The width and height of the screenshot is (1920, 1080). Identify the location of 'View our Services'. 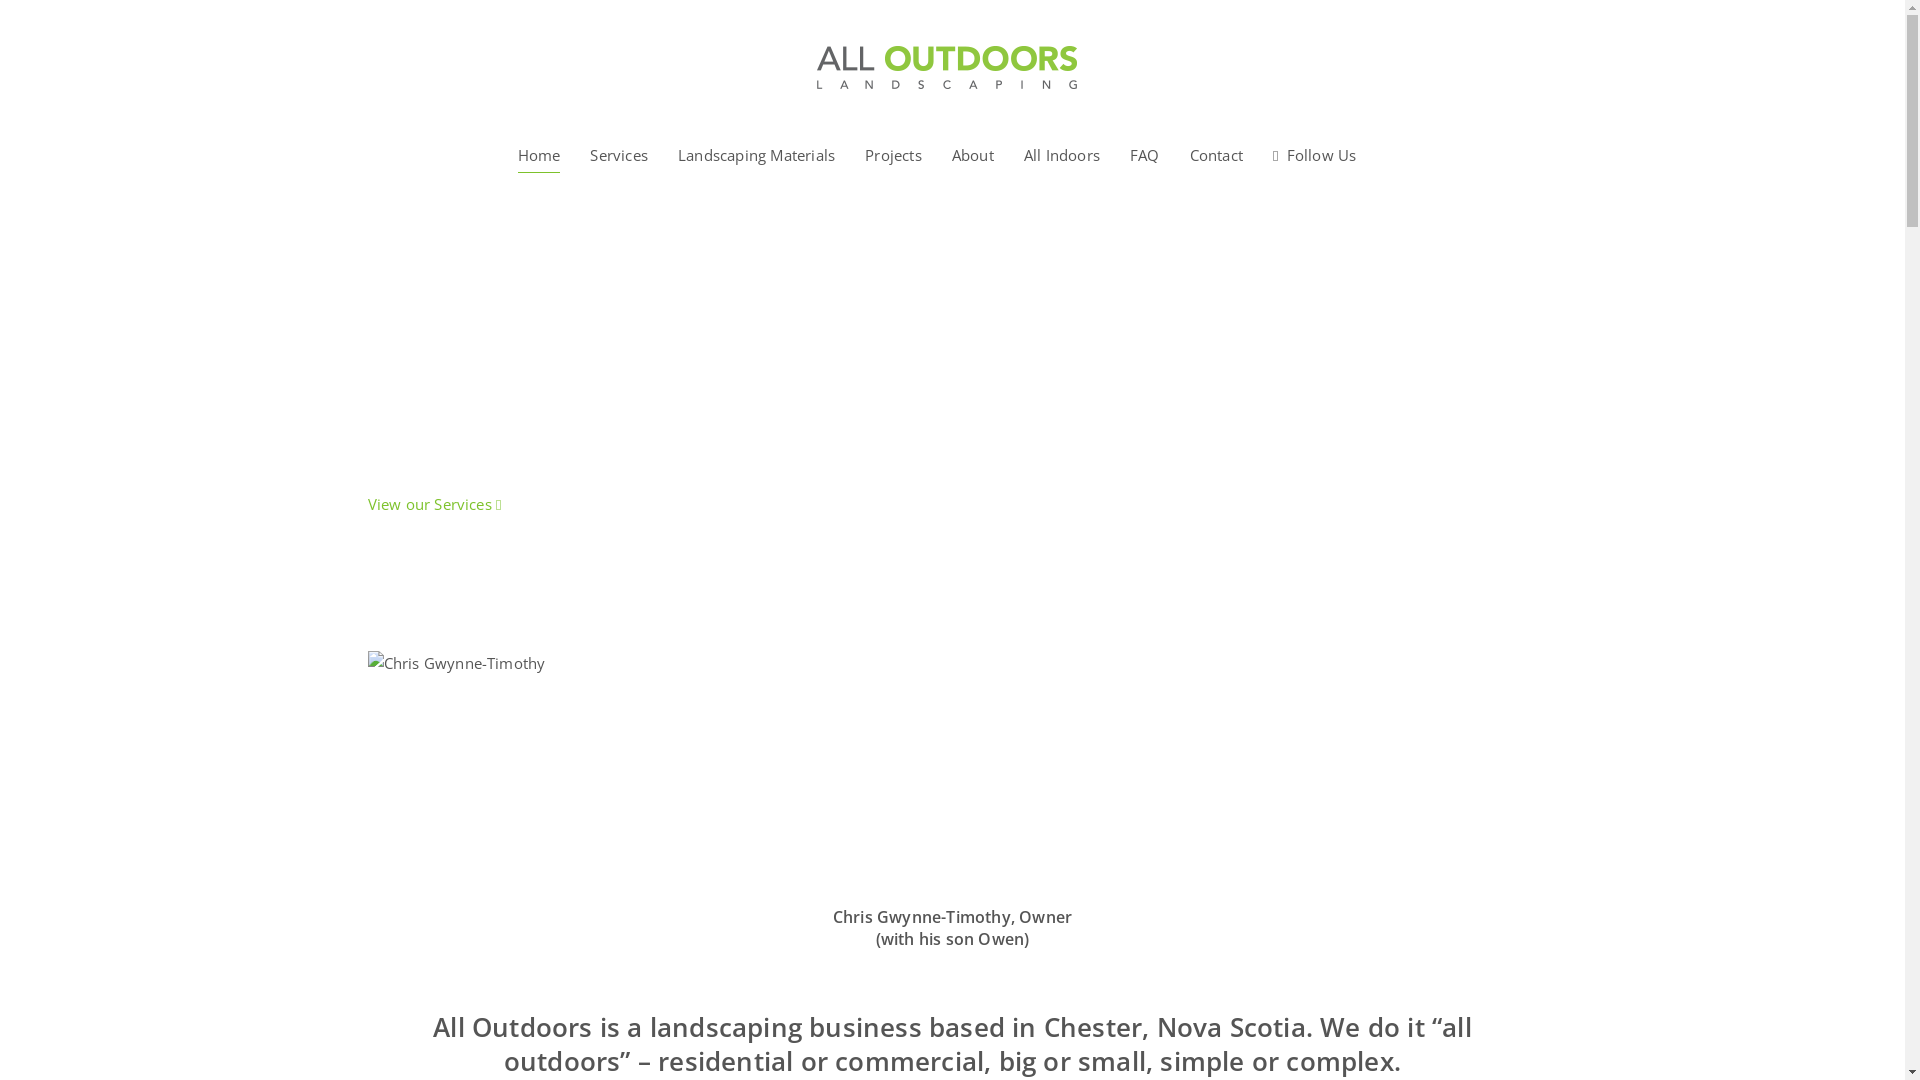
(434, 503).